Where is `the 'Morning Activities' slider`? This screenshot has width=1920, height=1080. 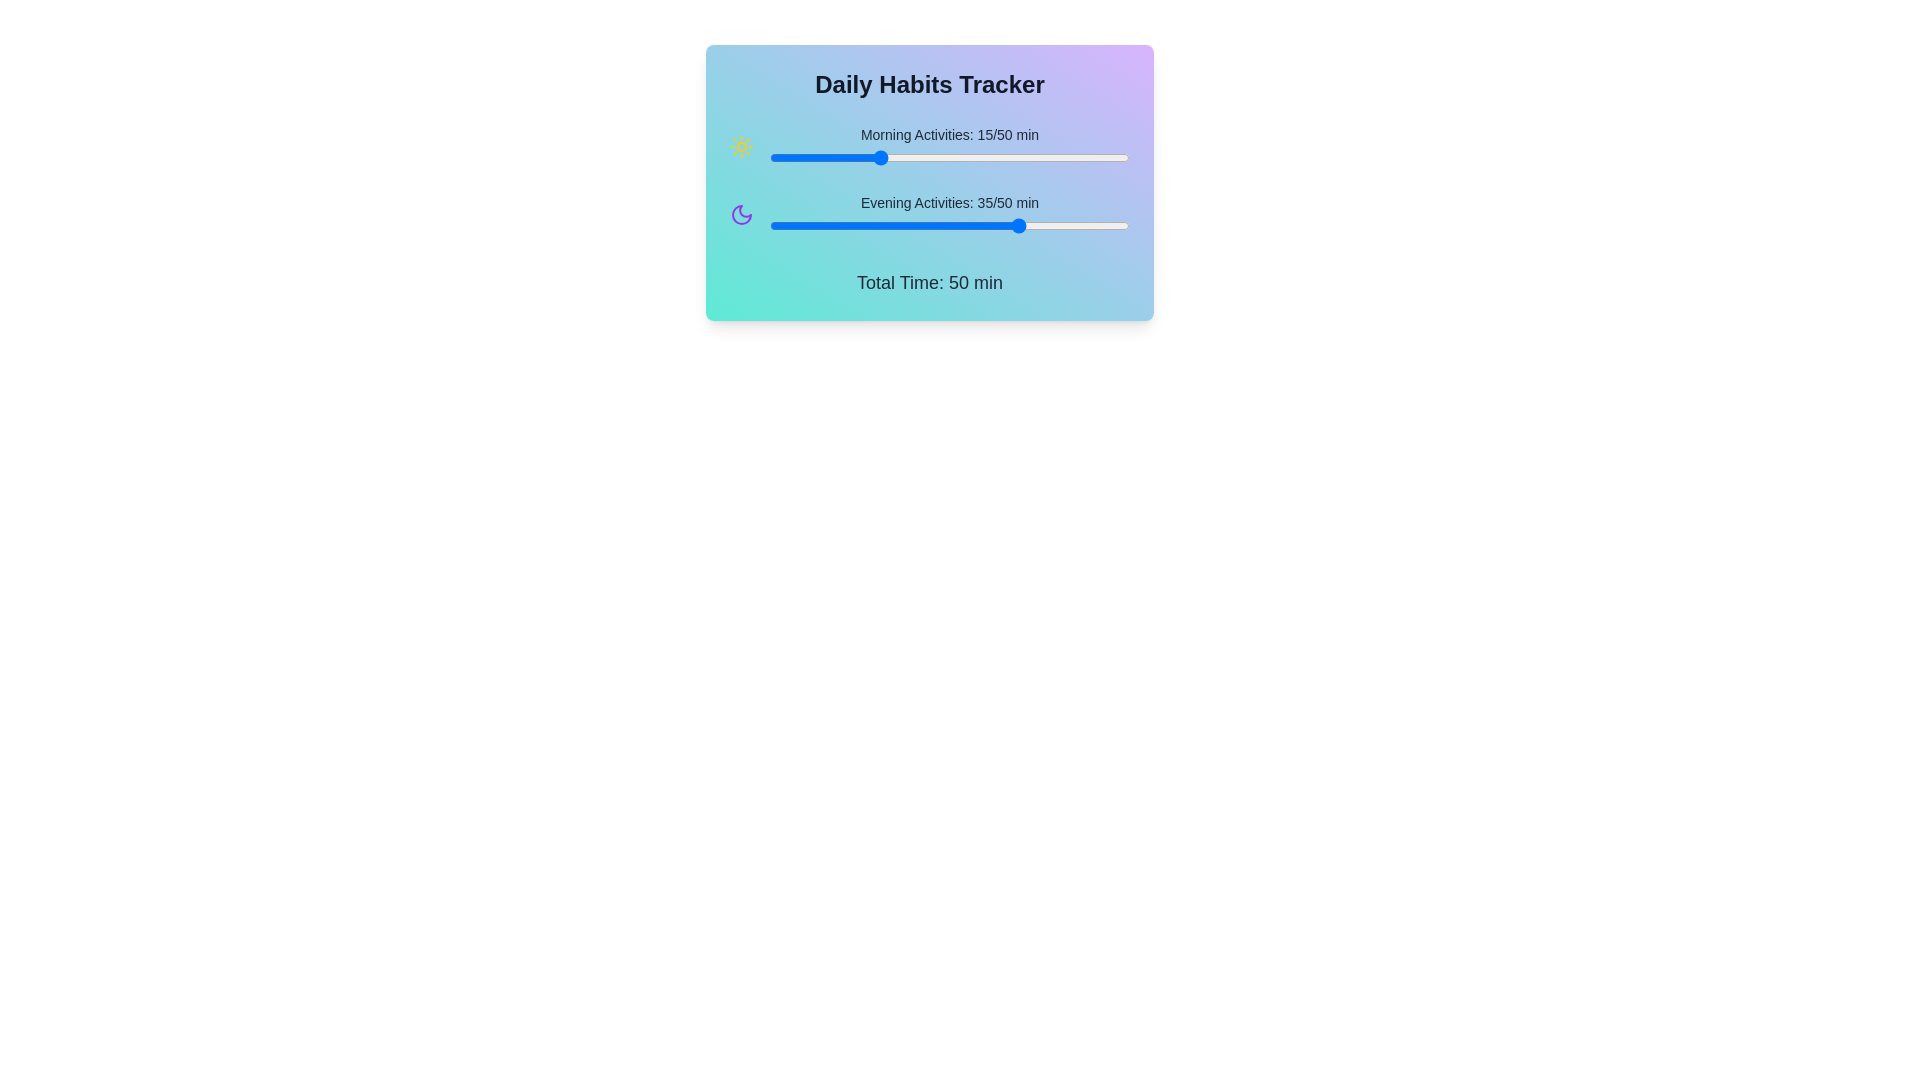
the 'Morning Activities' slider is located at coordinates (927, 157).